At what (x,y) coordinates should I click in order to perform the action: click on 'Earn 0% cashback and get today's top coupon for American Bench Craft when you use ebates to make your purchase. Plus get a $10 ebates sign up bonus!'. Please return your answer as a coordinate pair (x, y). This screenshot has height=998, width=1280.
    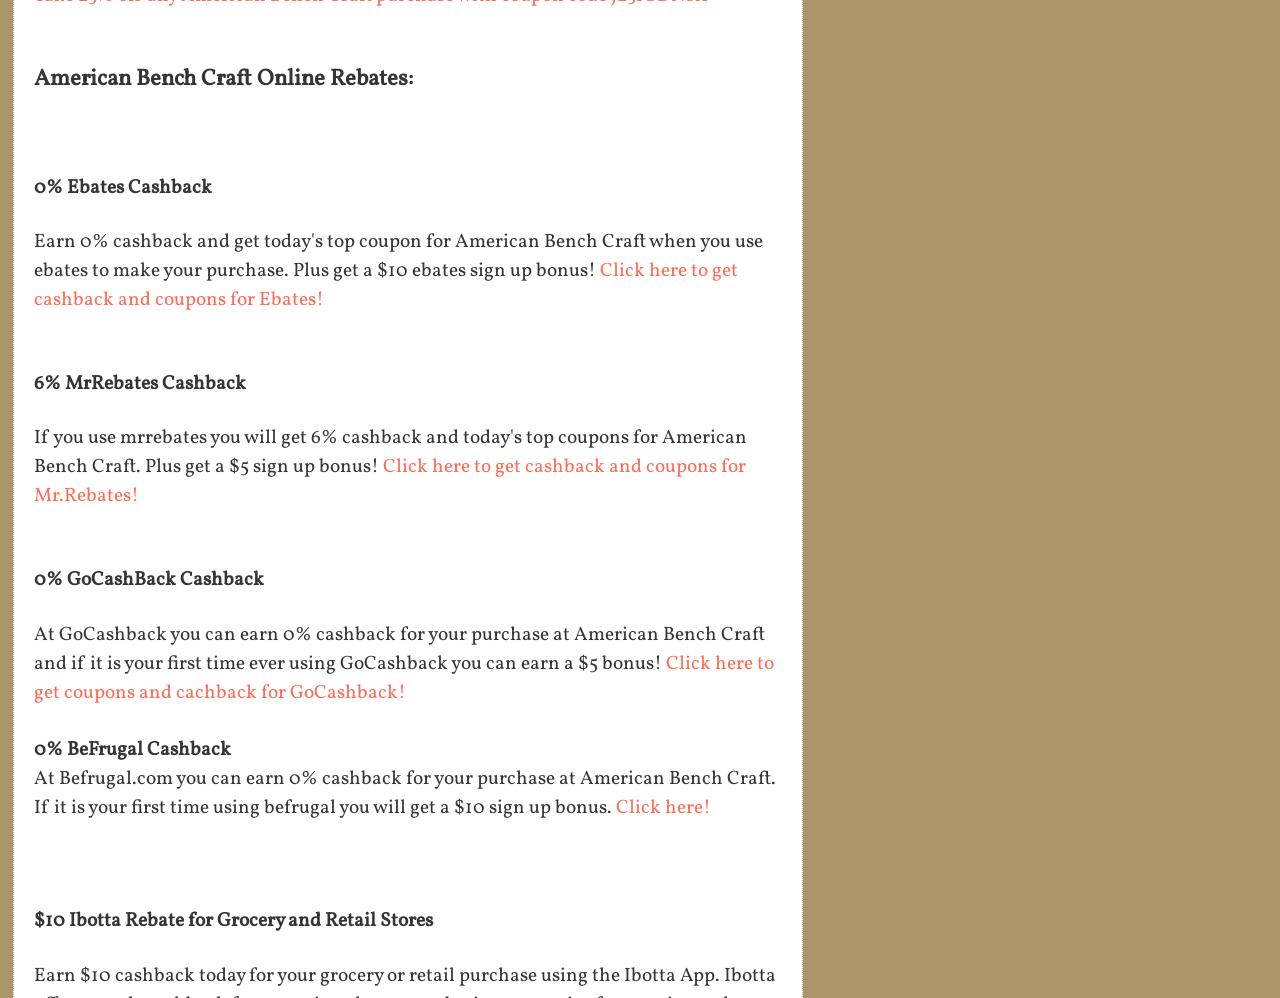
    Looking at the image, I should click on (34, 255).